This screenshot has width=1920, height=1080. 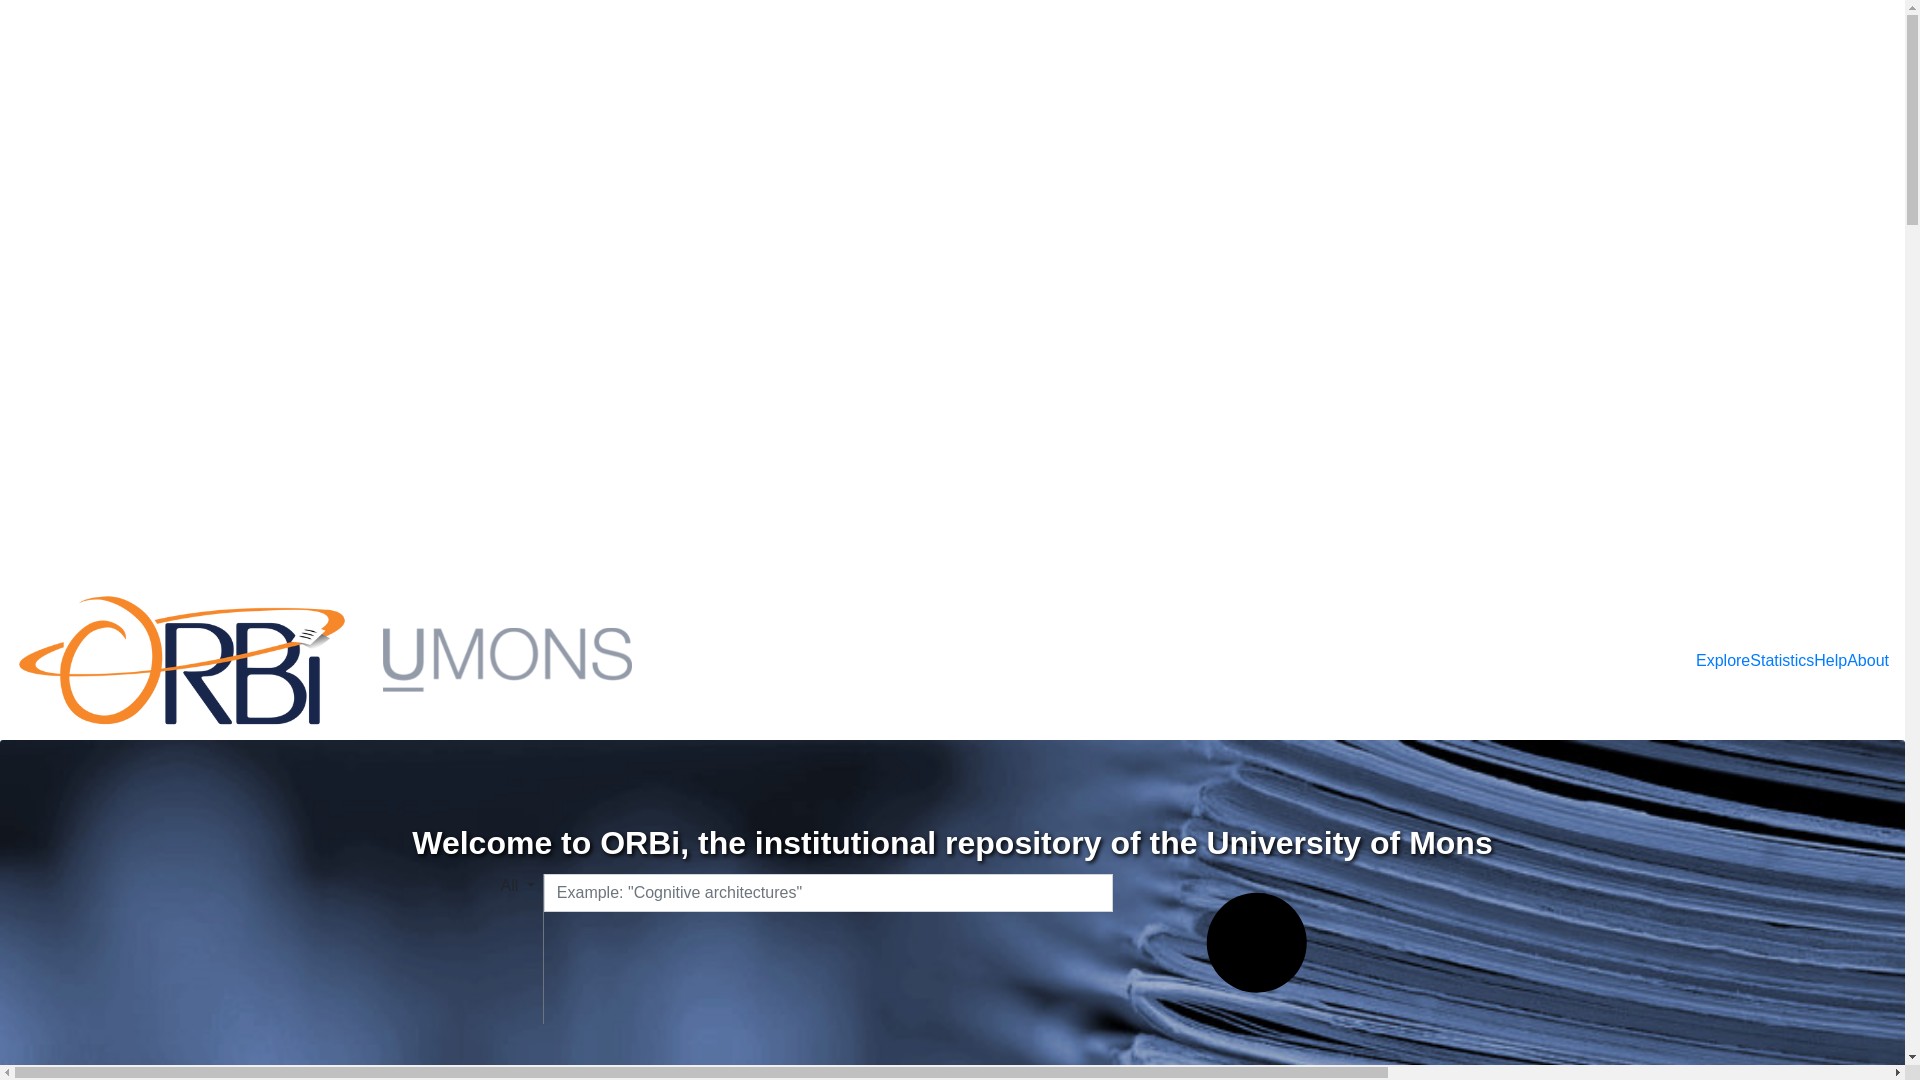 What do you see at coordinates (1722, 660) in the screenshot?
I see `'Explore'` at bounding box center [1722, 660].